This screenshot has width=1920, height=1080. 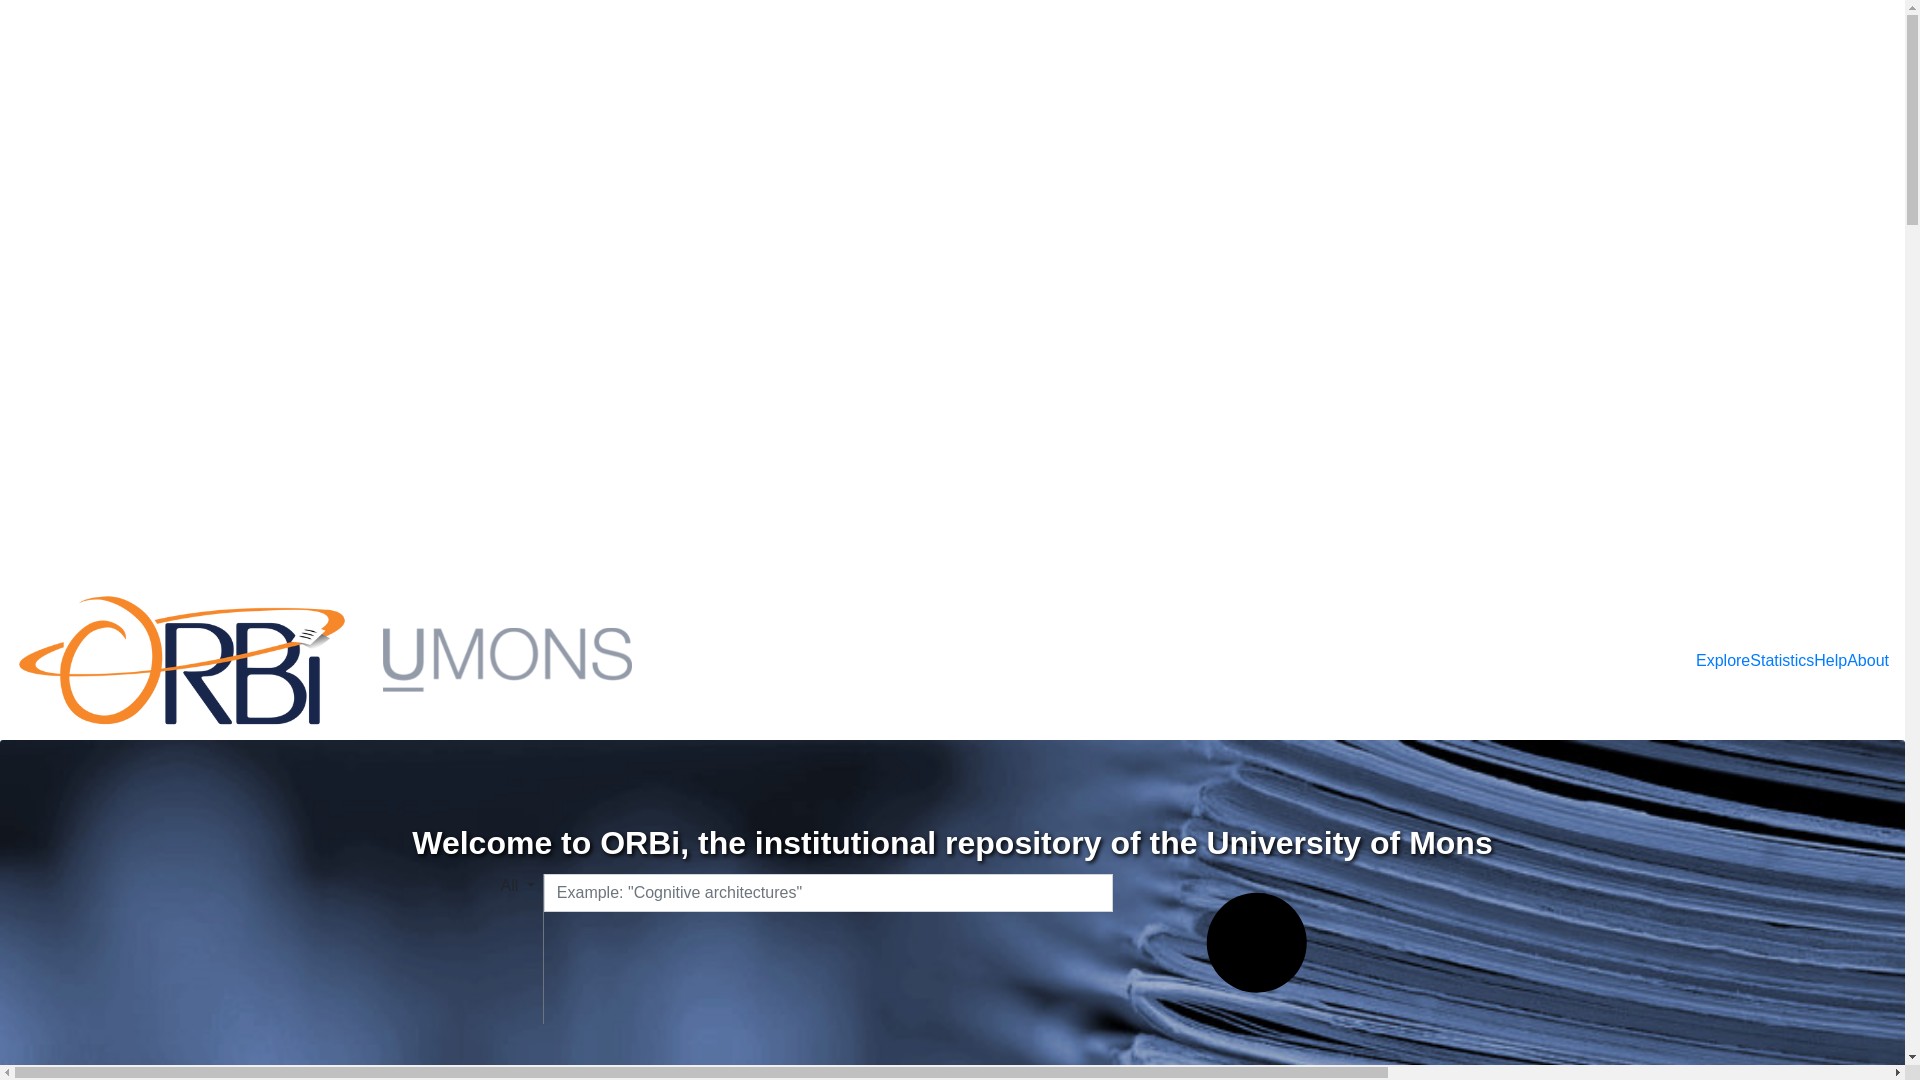 What do you see at coordinates (1722, 660) in the screenshot?
I see `'Explore'` at bounding box center [1722, 660].